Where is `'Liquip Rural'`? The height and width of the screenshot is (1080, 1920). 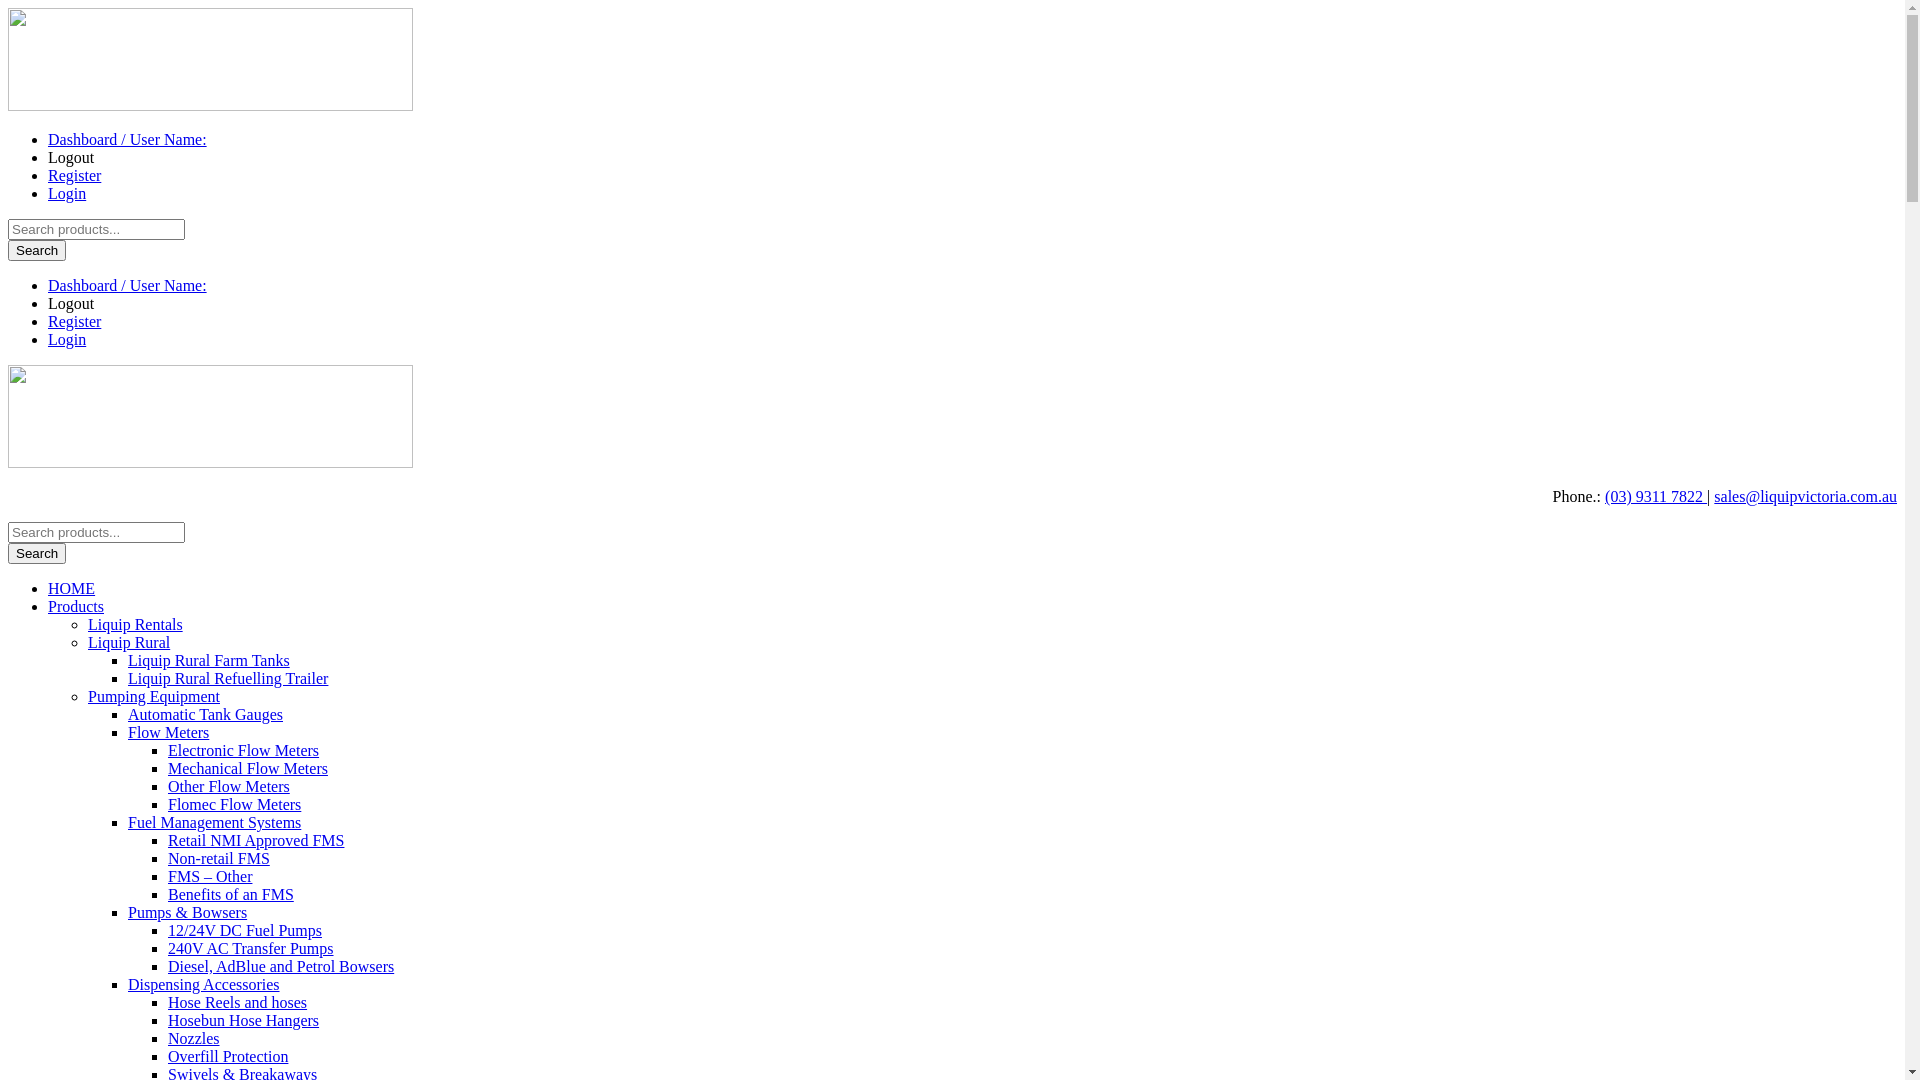
'Liquip Rural' is located at coordinates (128, 642).